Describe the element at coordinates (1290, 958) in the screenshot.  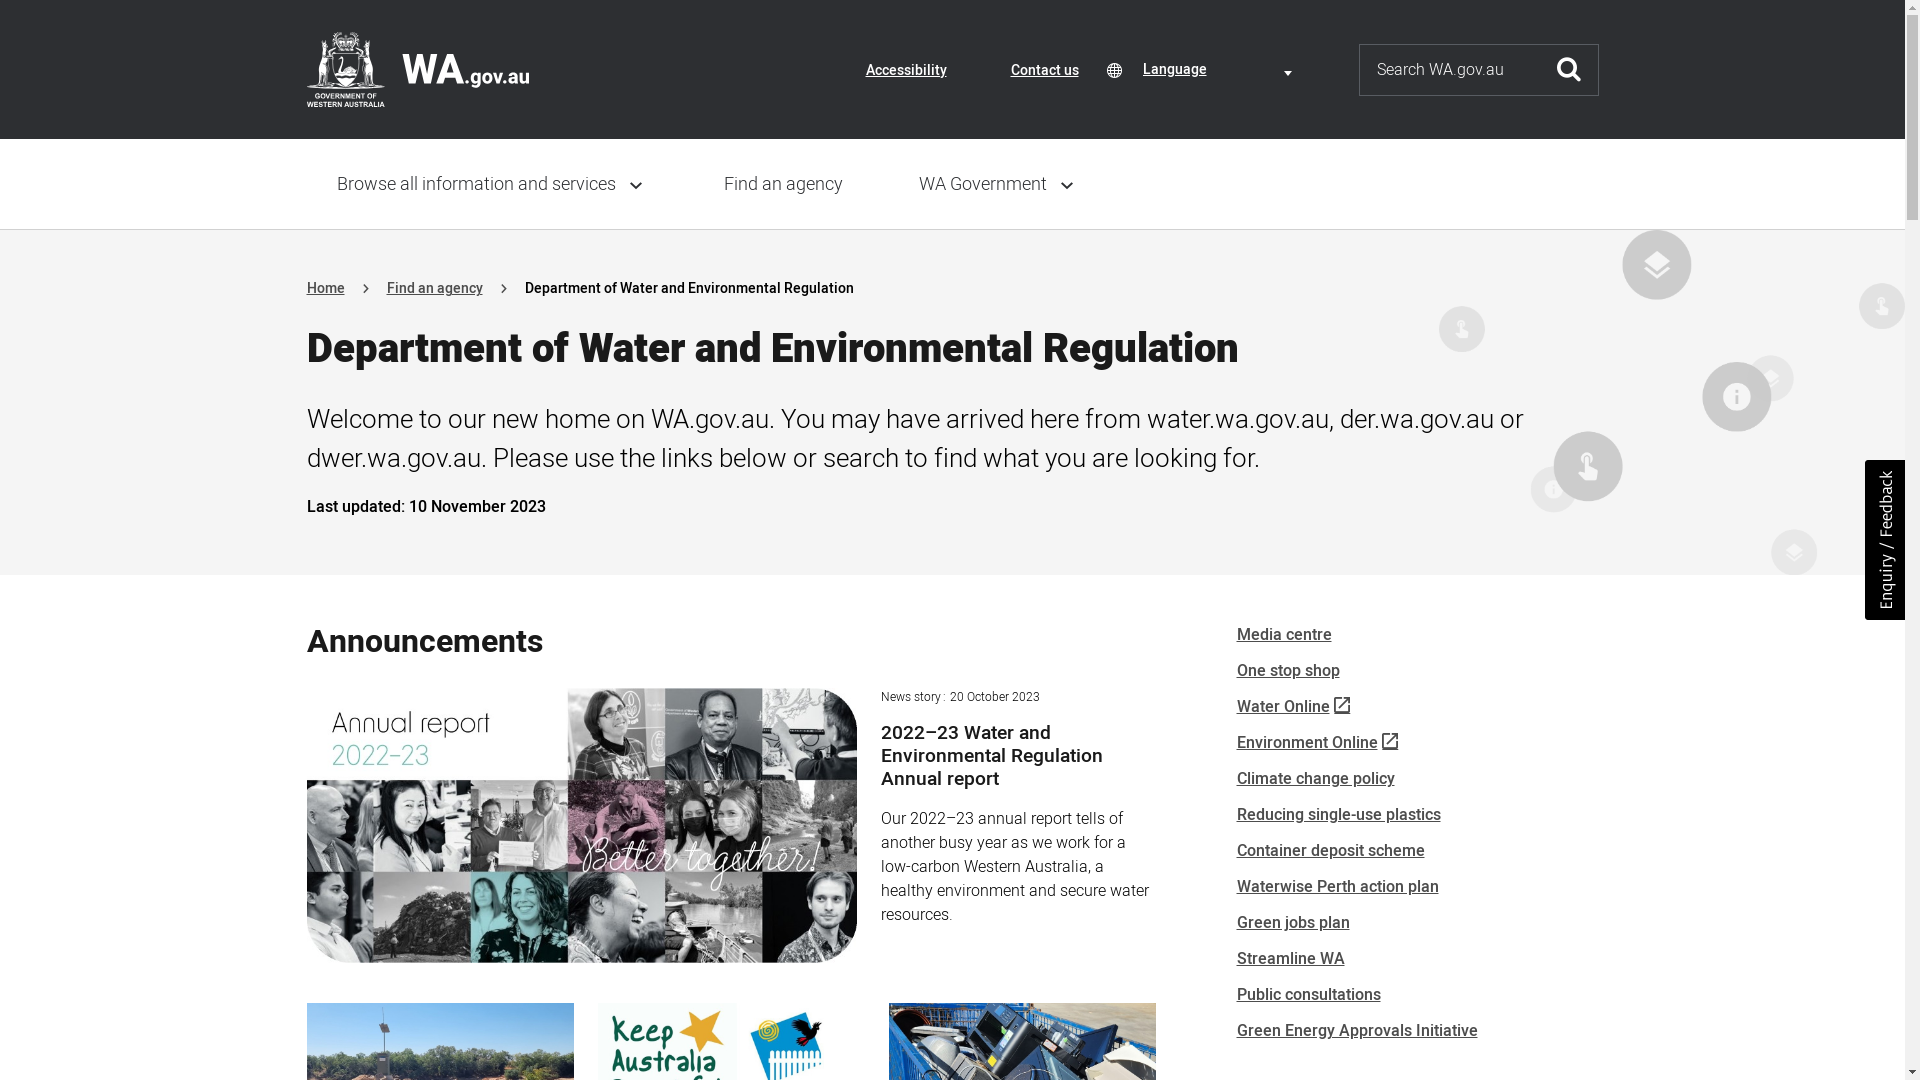
I see `'Streamline WA'` at that location.